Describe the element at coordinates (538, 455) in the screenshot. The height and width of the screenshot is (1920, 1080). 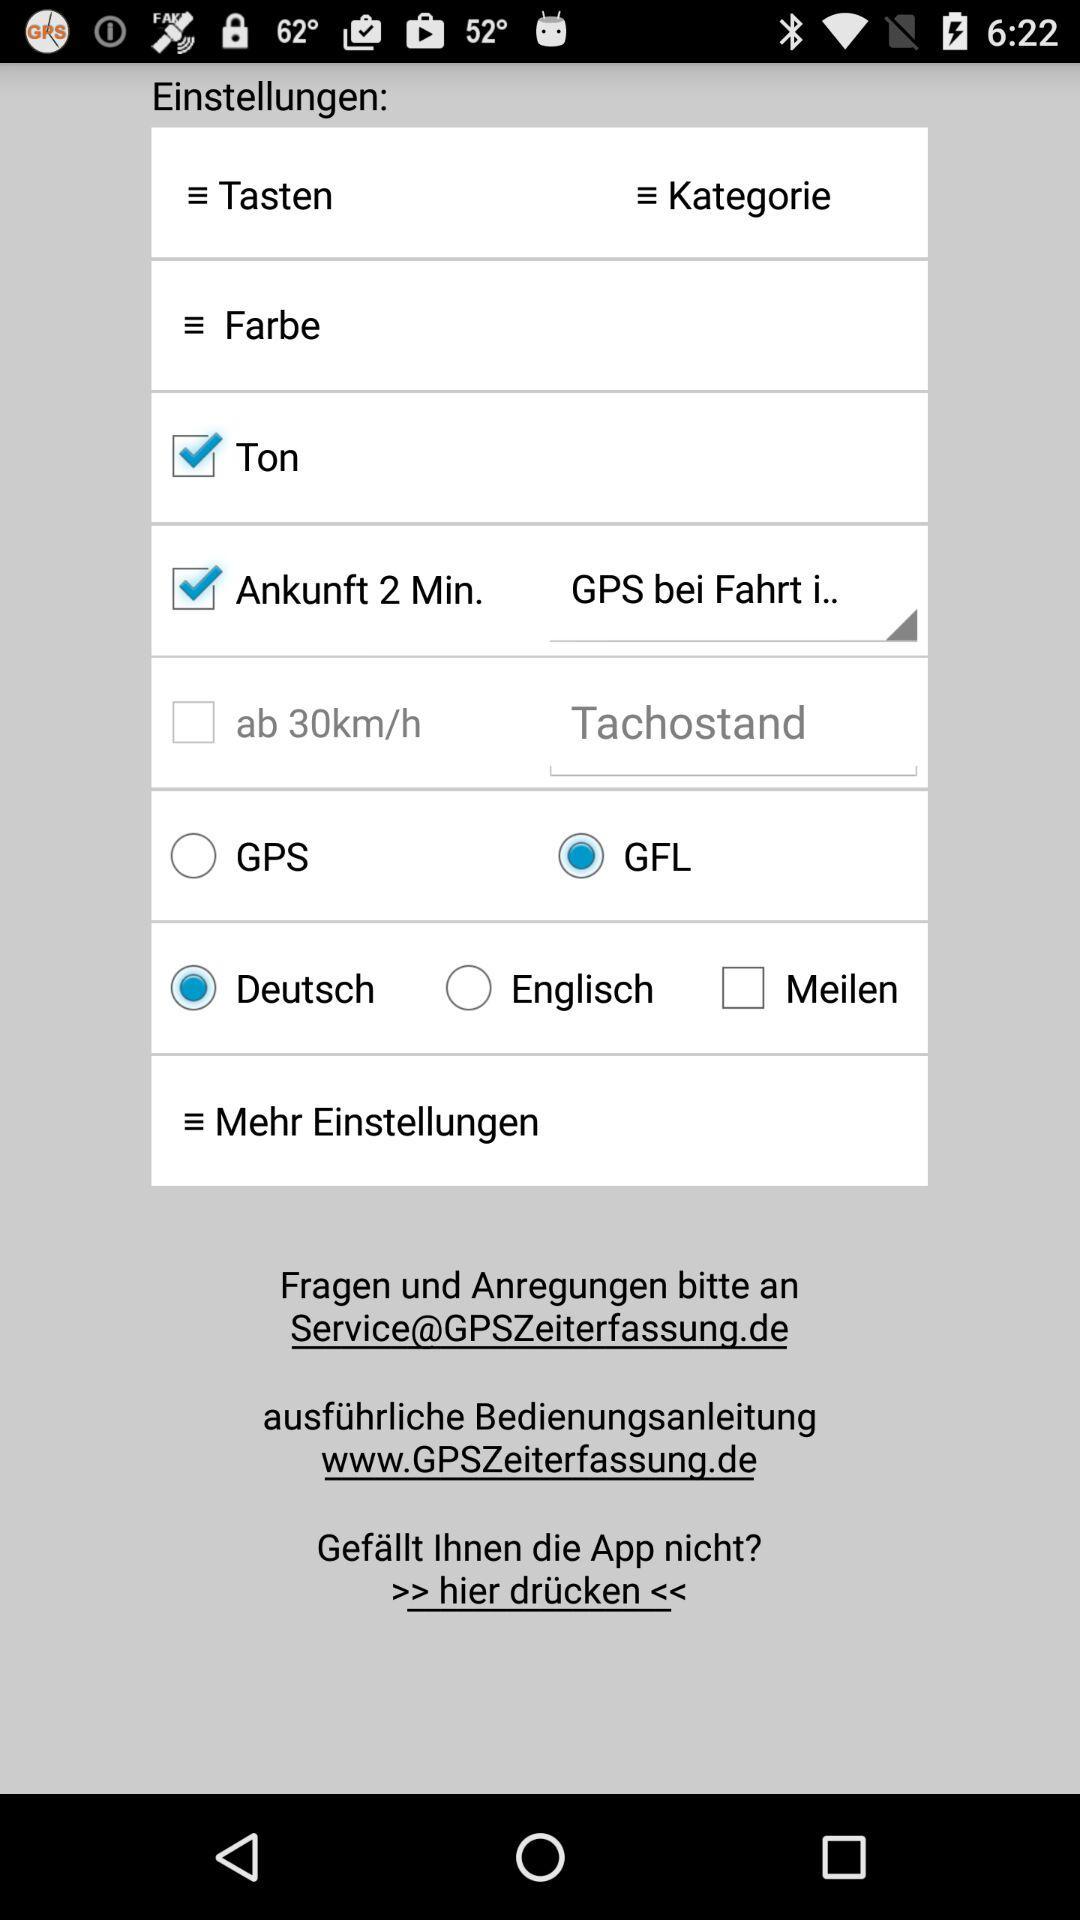
I see `the ton checkbox` at that location.